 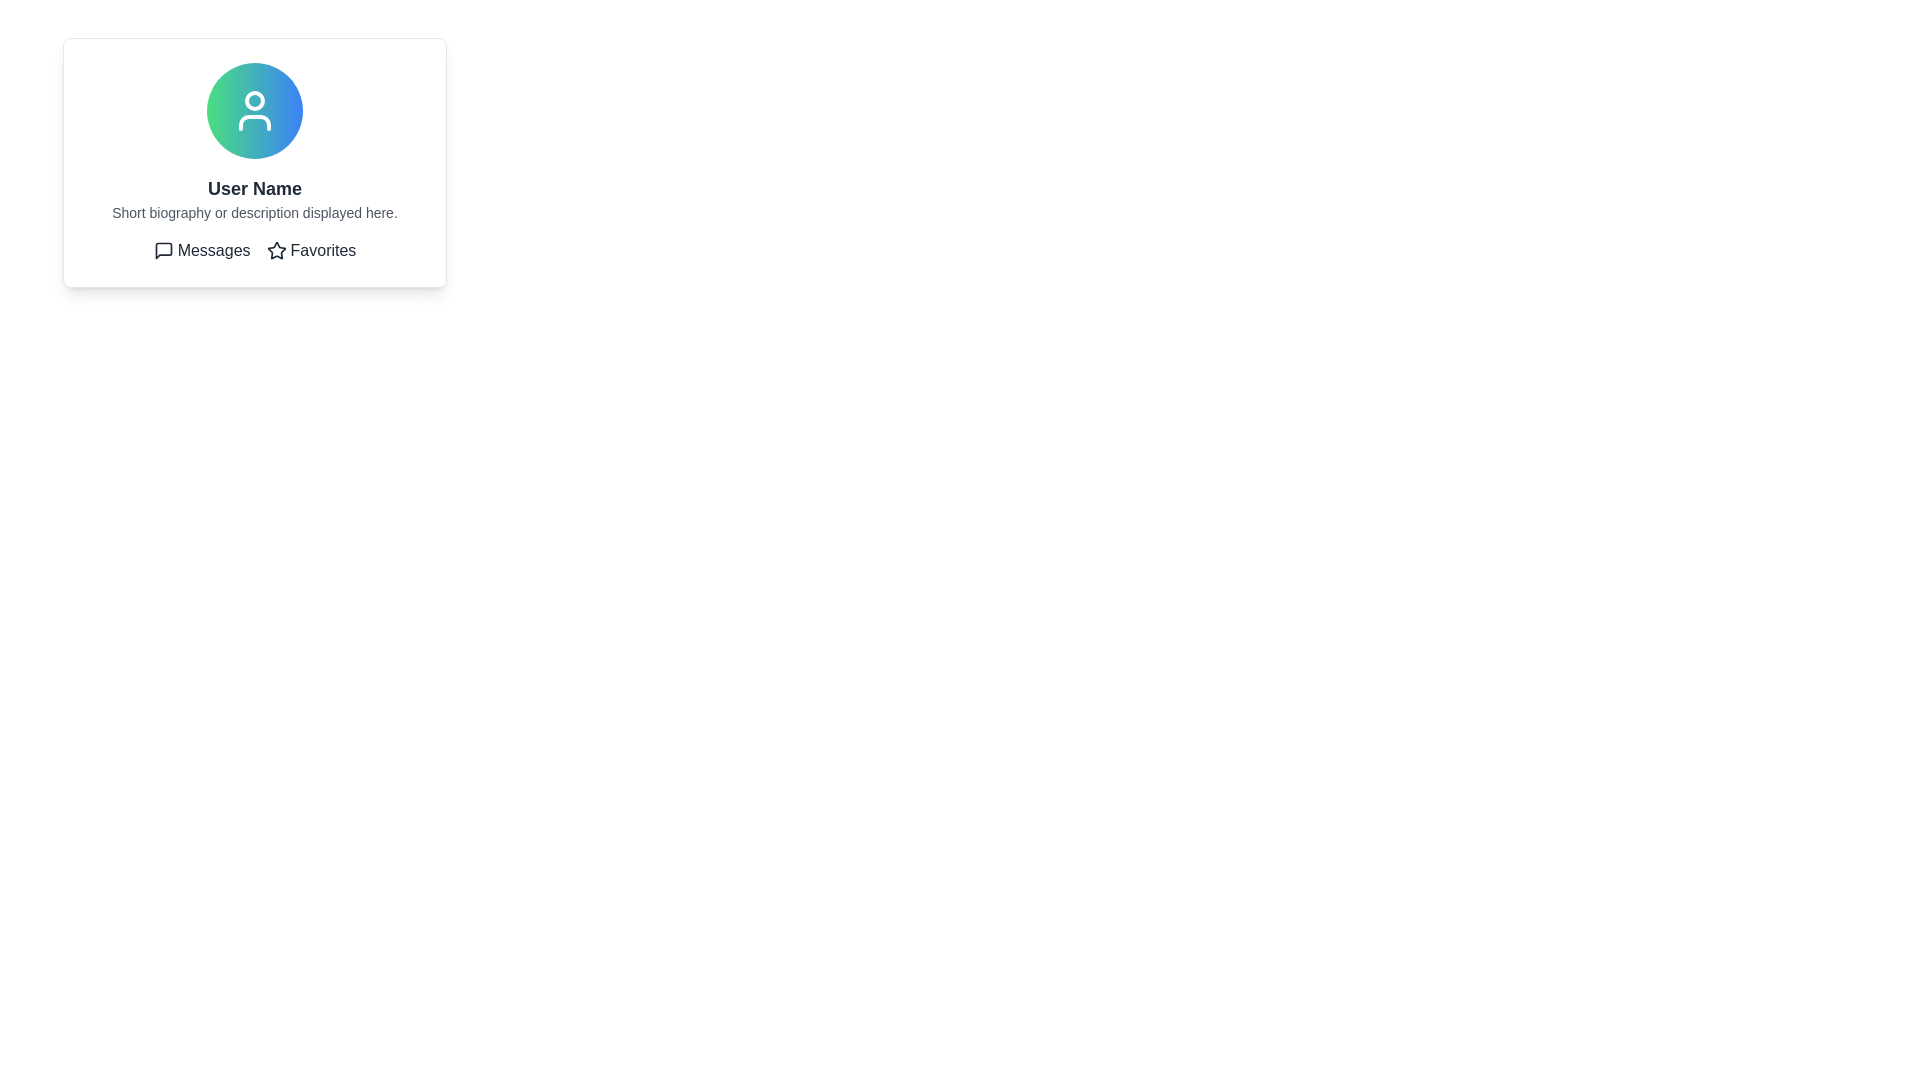 What do you see at coordinates (253, 111) in the screenshot?
I see `the user silhouette icon located at the center of the circular gradient area above the 'User Name' text section` at bounding box center [253, 111].